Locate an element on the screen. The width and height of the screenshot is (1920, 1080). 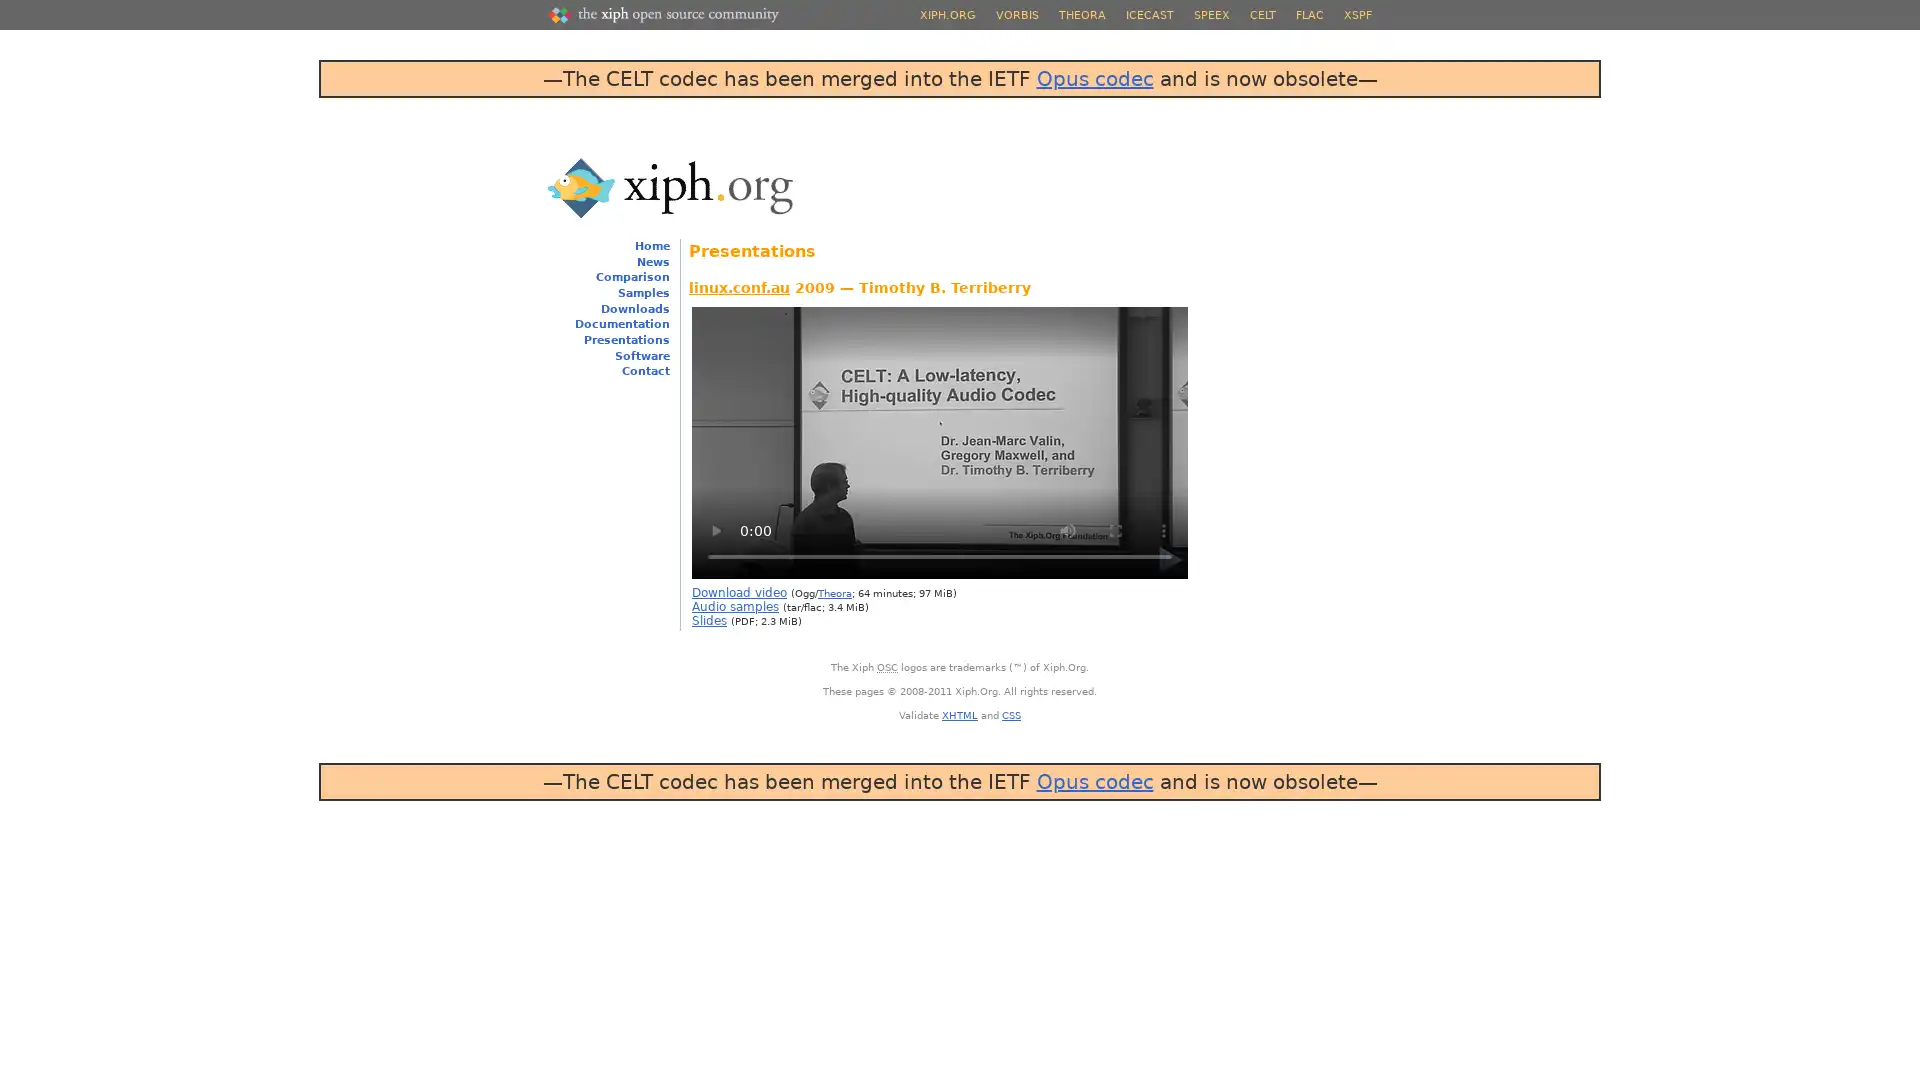
enter full screen is located at coordinates (1115, 528).